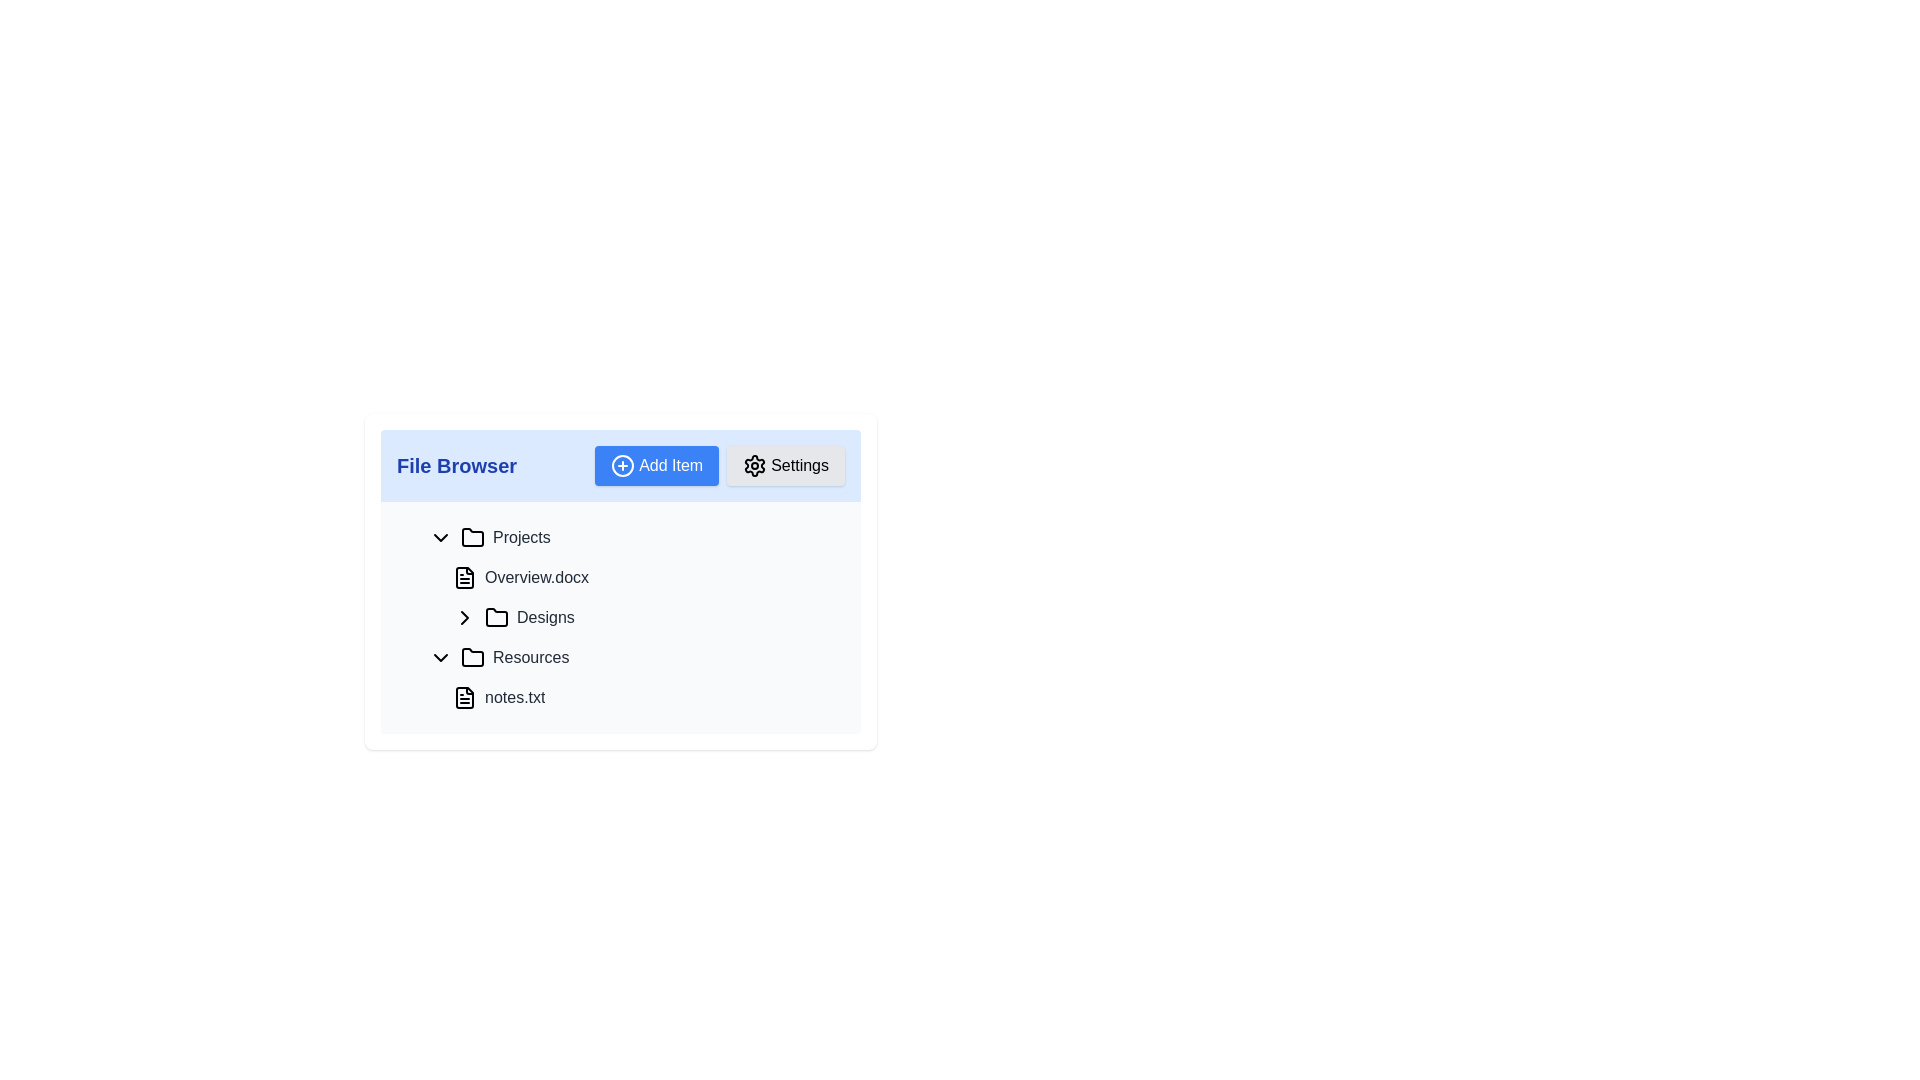 This screenshot has width=1920, height=1080. I want to click on to select the 'notes.txt' file located below the 'Resources' folder in the file browser, so click(632, 697).